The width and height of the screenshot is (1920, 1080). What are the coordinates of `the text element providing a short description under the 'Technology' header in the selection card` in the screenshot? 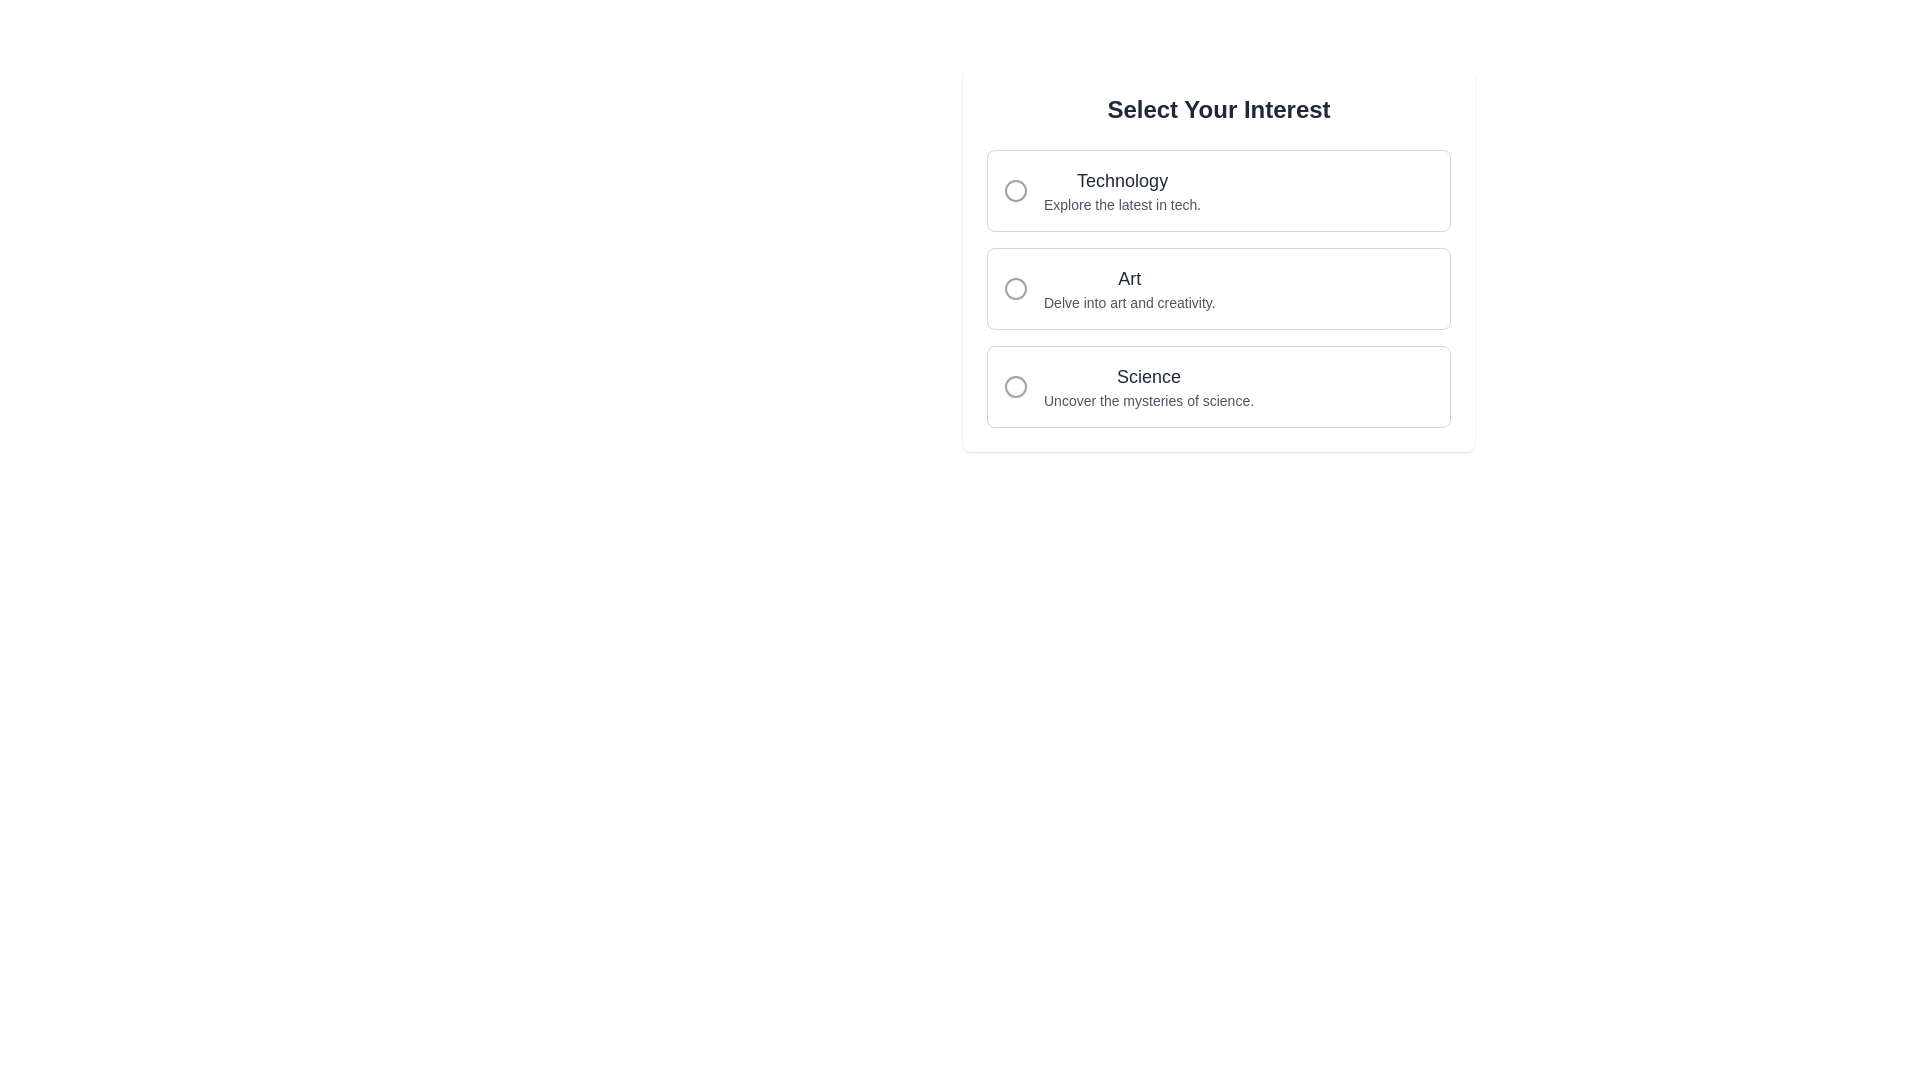 It's located at (1122, 204).